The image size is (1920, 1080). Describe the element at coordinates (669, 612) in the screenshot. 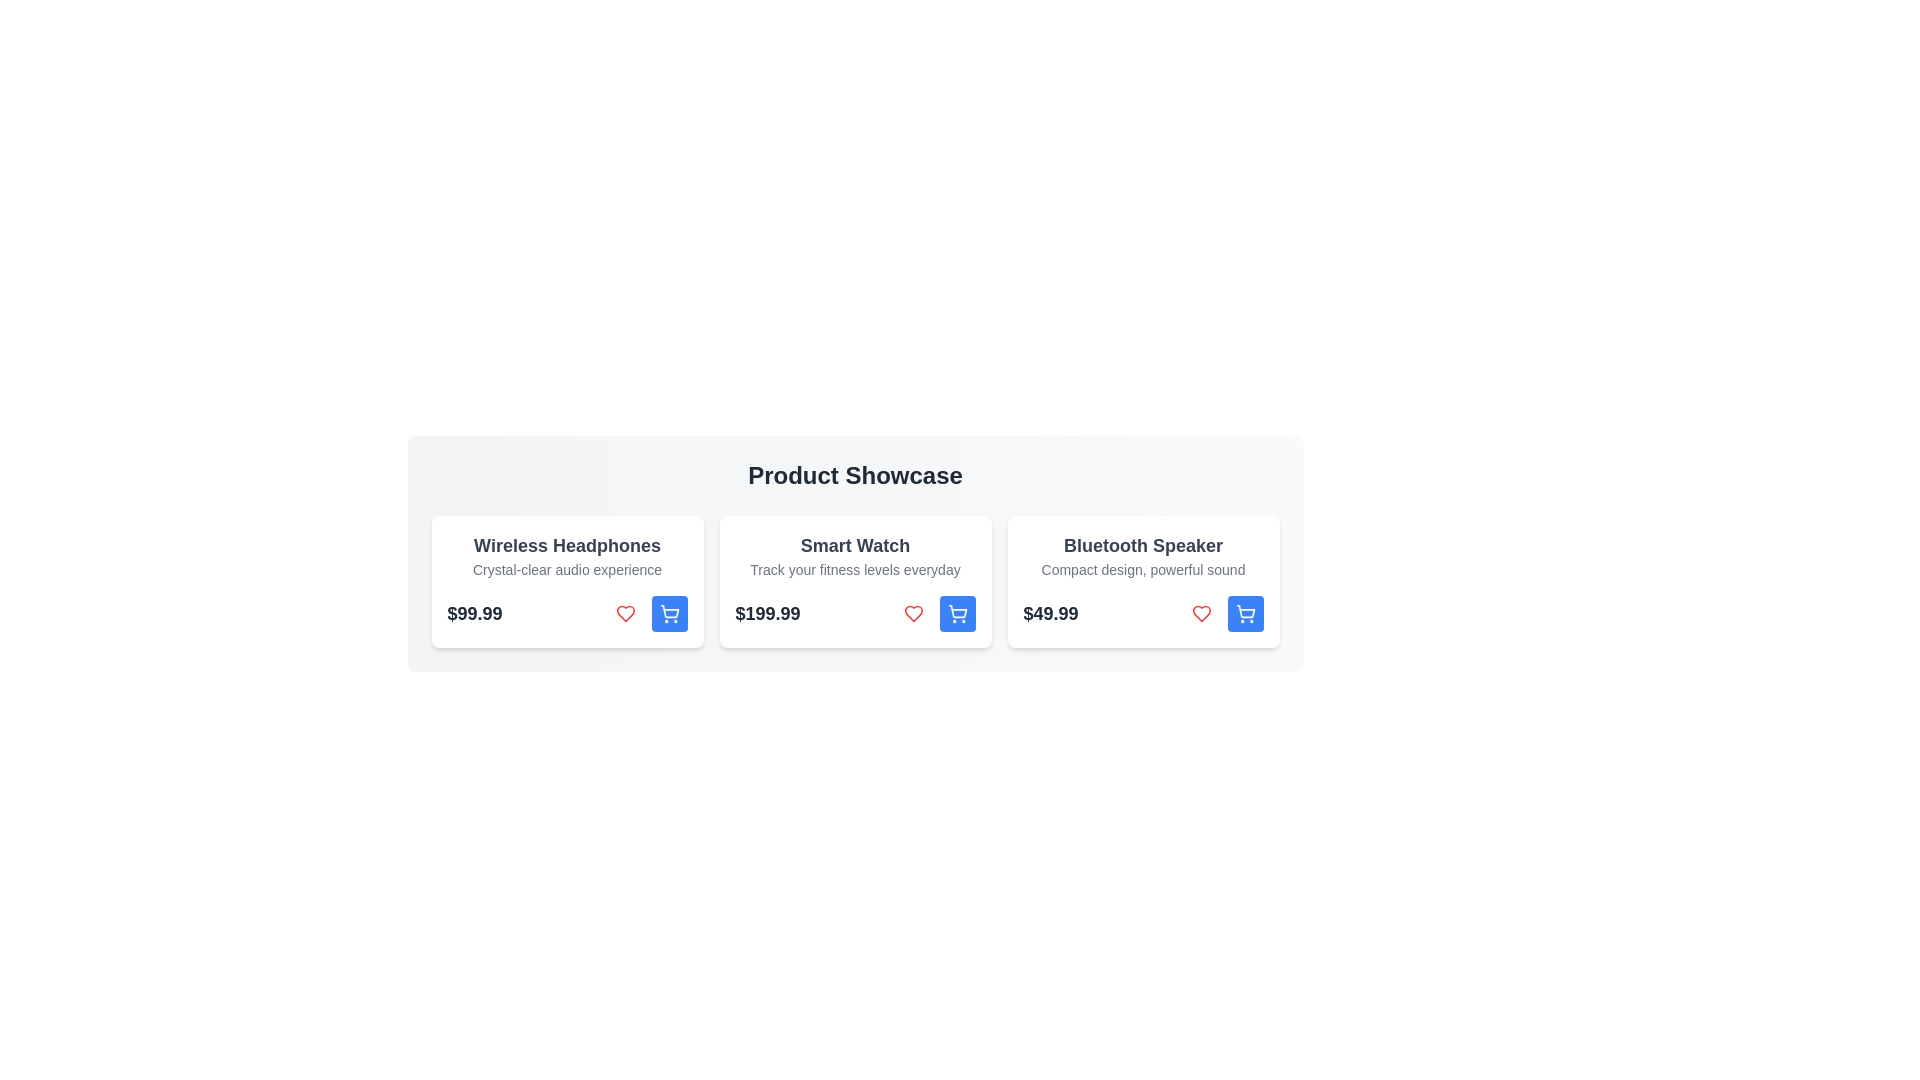

I see `add-to-cart button for the product Wireless Headphones` at that location.